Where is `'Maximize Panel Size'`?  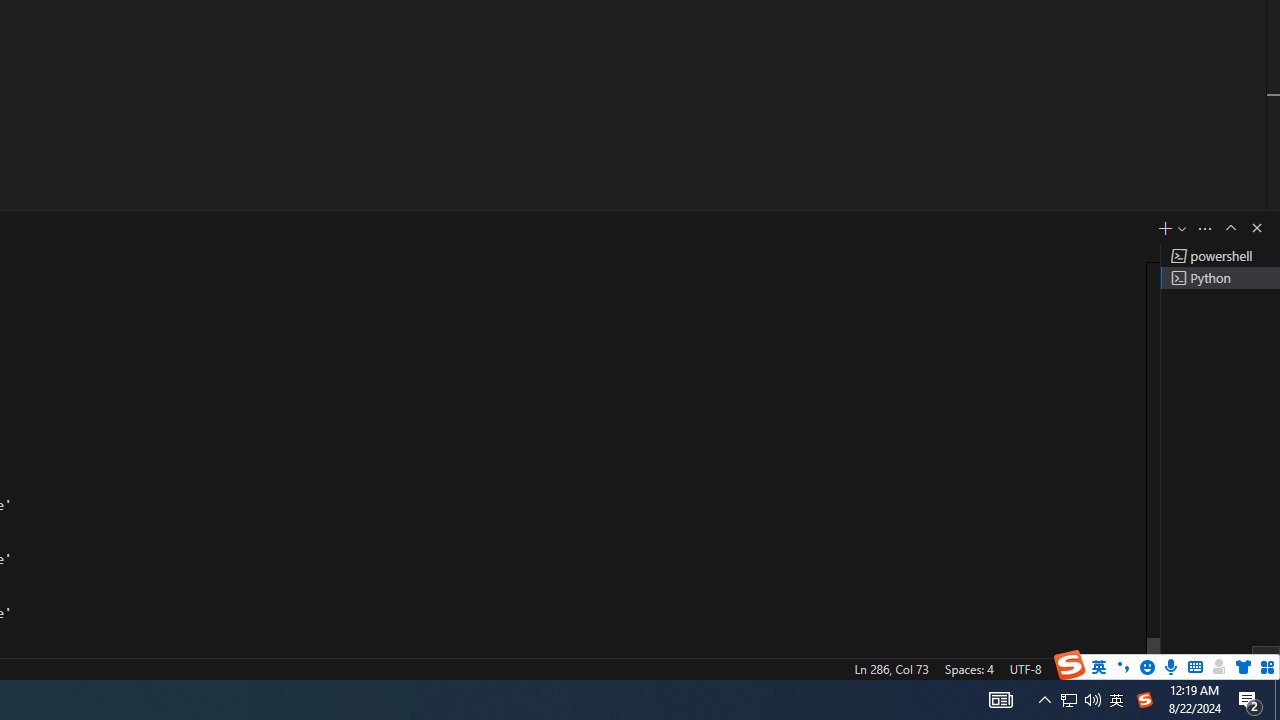
'Maximize Panel Size' is located at coordinates (1229, 226).